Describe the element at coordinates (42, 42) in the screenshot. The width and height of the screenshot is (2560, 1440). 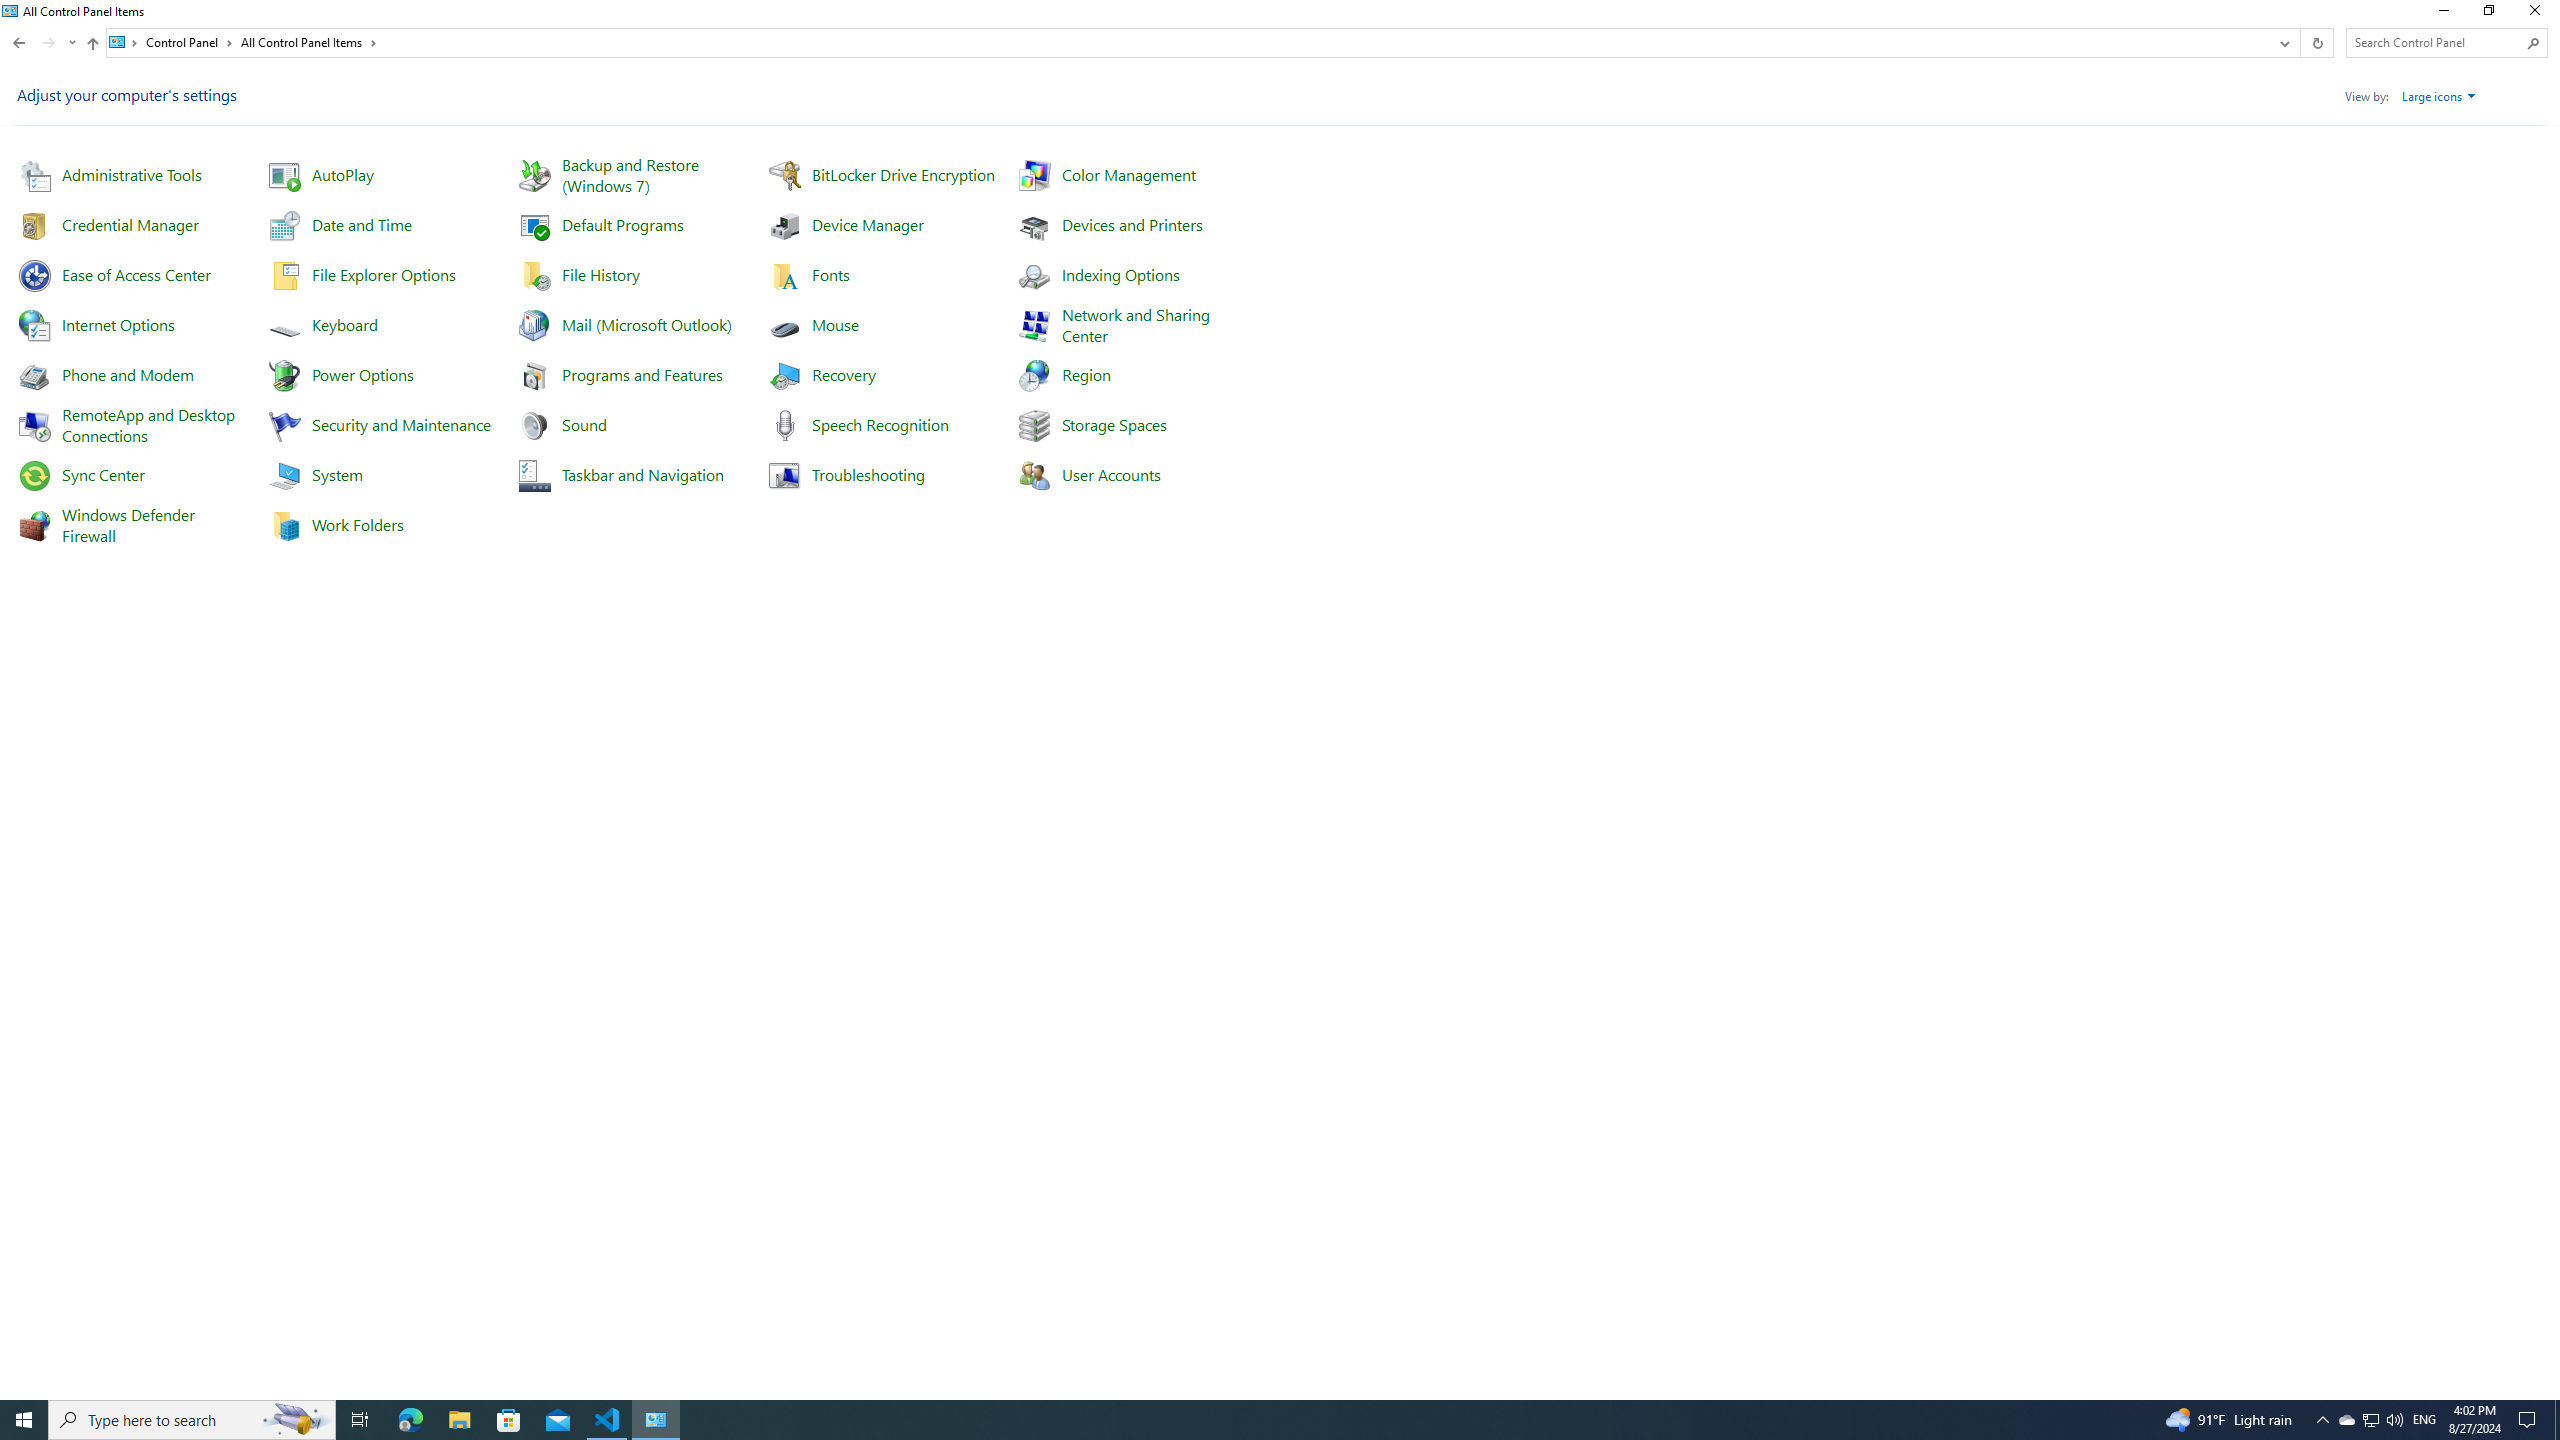
I see `'Navigation buttons'` at that location.